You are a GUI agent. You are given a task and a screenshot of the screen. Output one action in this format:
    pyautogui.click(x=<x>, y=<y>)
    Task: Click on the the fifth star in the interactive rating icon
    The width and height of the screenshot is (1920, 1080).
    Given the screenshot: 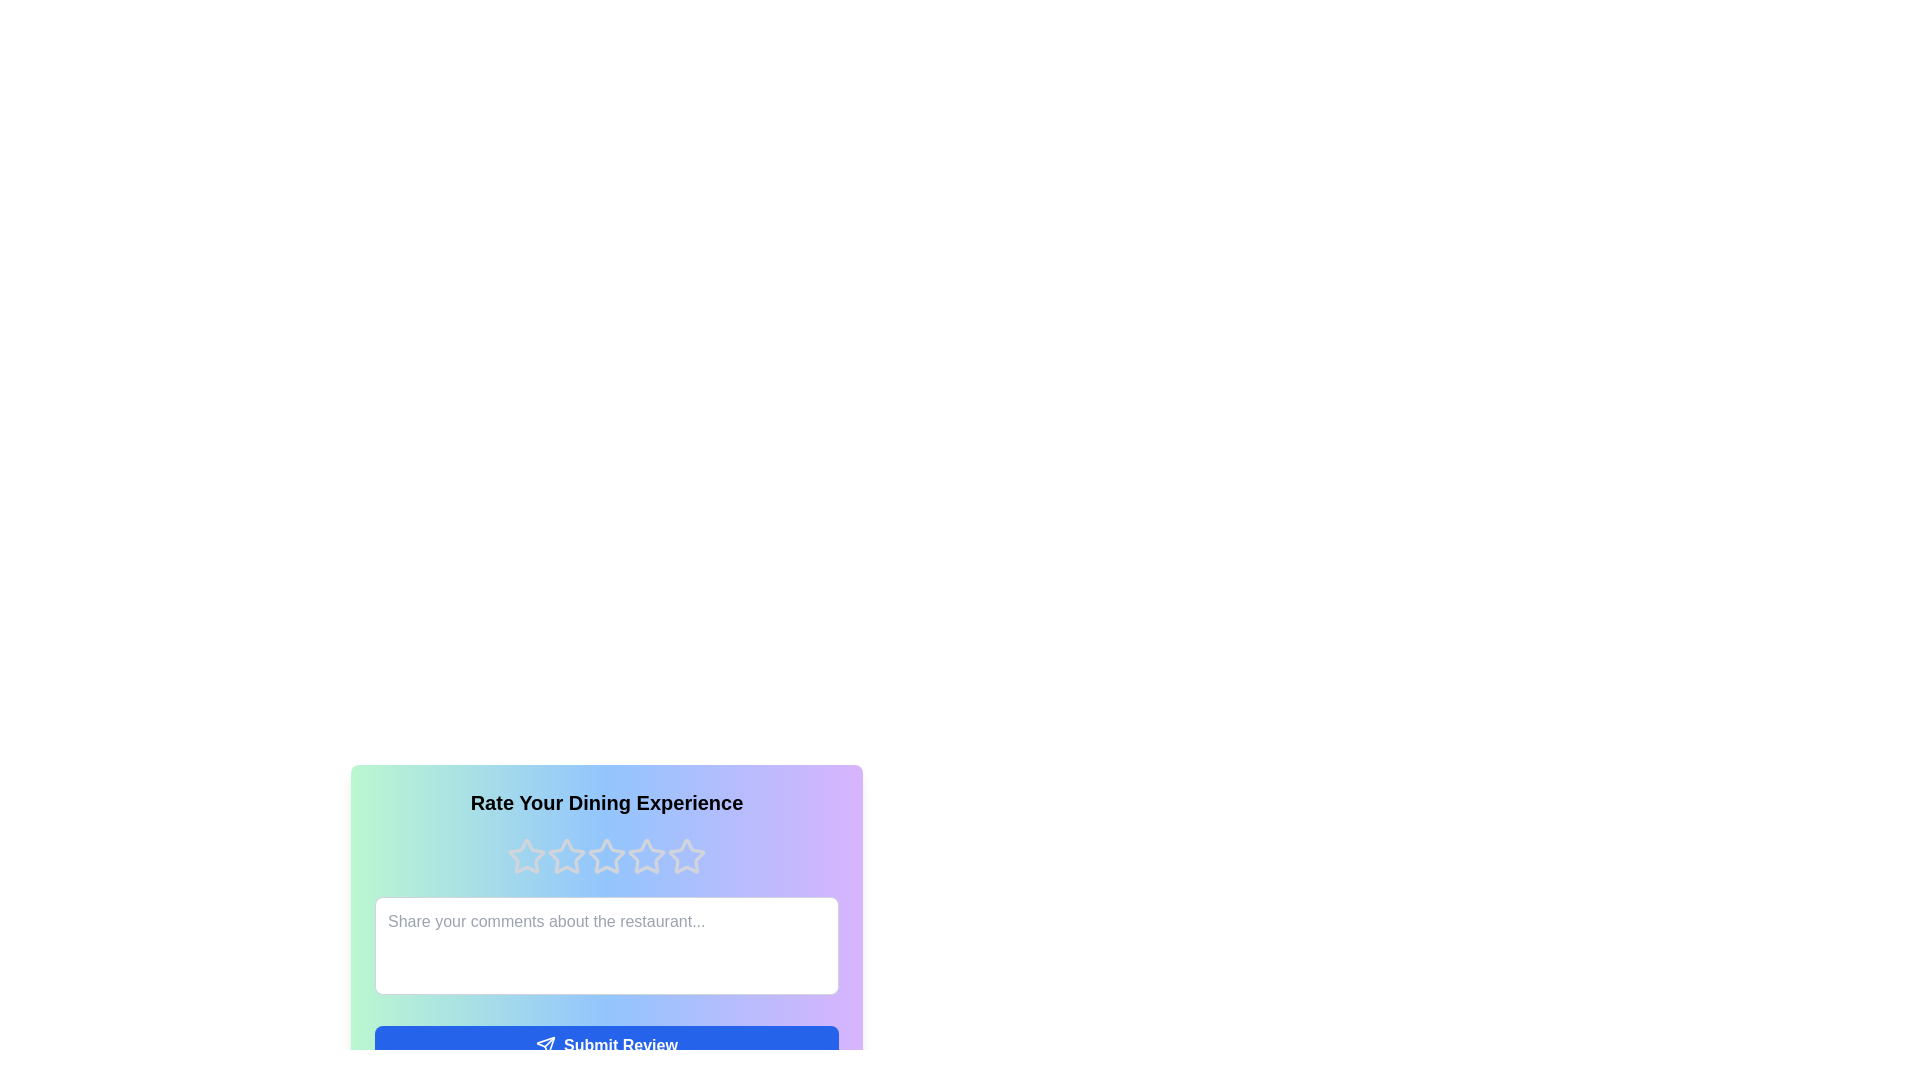 What is the action you would take?
    pyautogui.click(x=686, y=855)
    